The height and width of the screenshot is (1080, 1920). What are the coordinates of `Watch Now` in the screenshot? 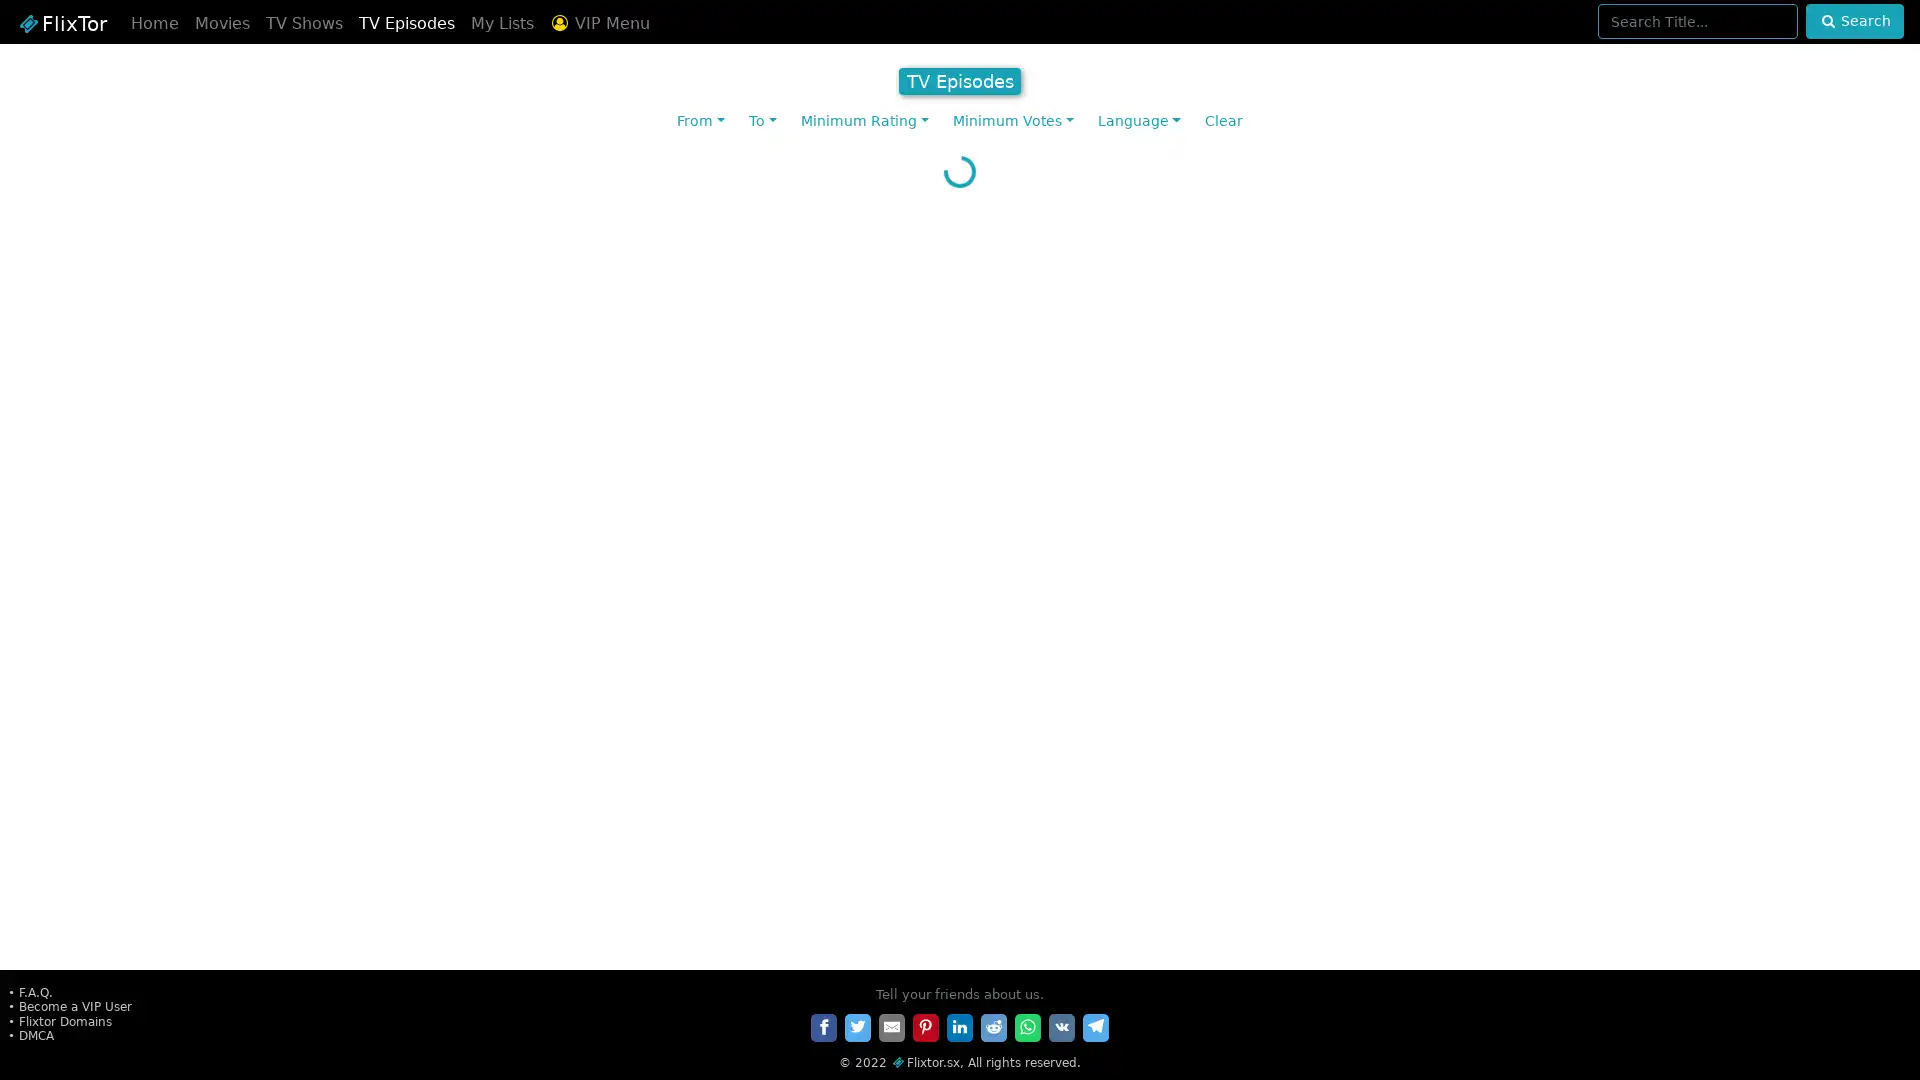 It's located at (845, 438).